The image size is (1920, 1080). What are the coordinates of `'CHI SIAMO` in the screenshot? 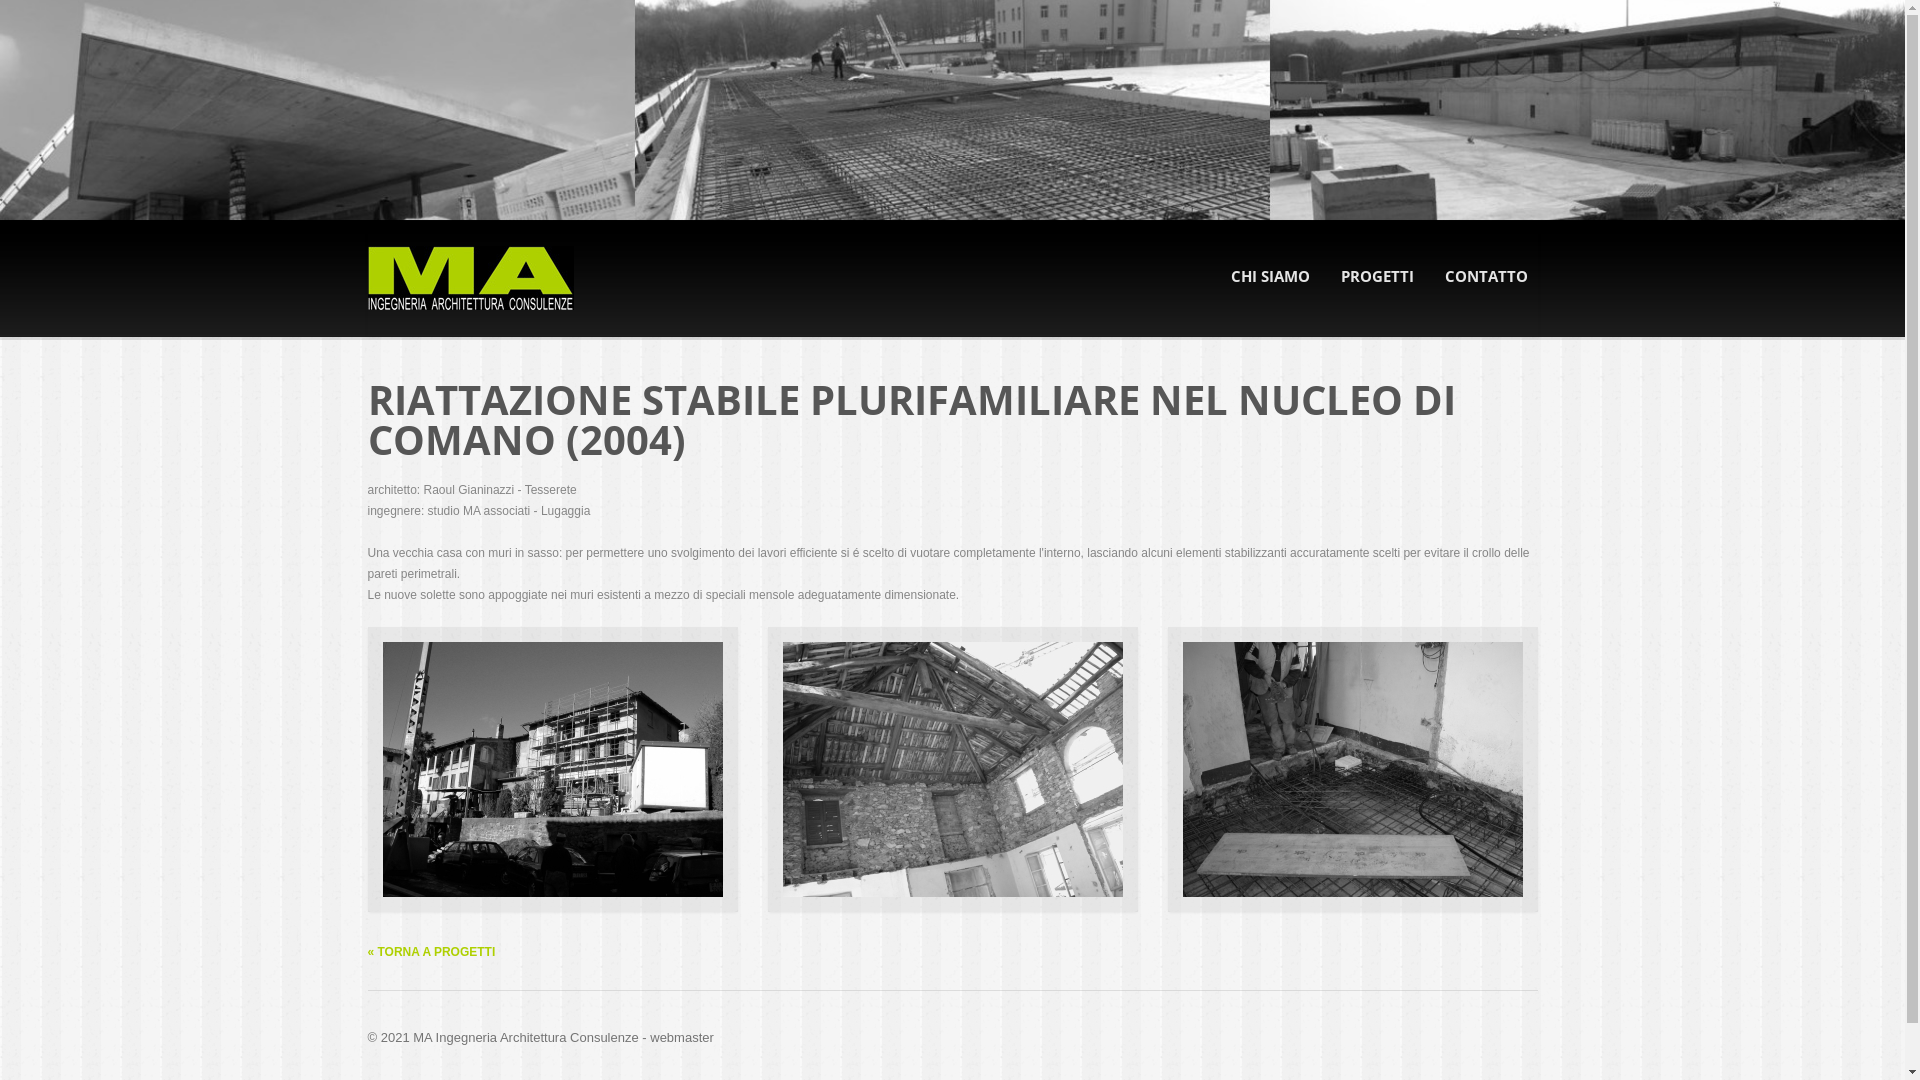 It's located at (1268, 276).